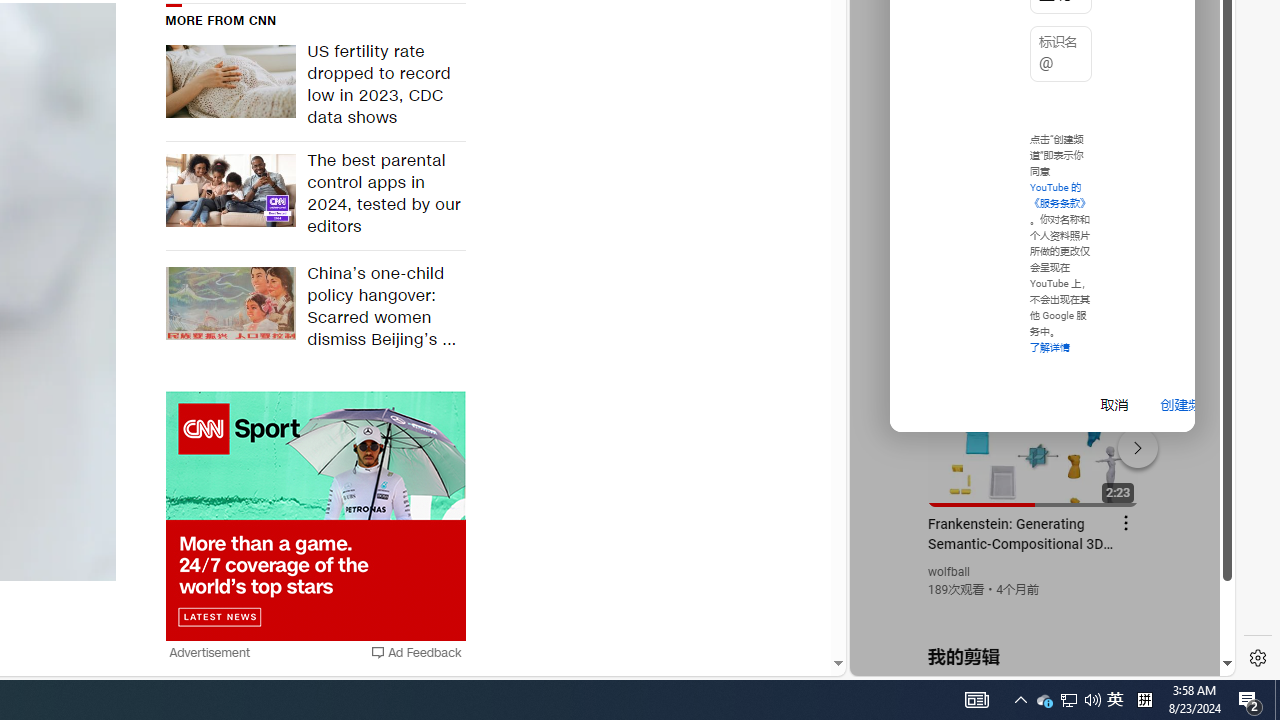 The height and width of the screenshot is (720, 1280). I want to click on 'wolfball', so click(948, 572).